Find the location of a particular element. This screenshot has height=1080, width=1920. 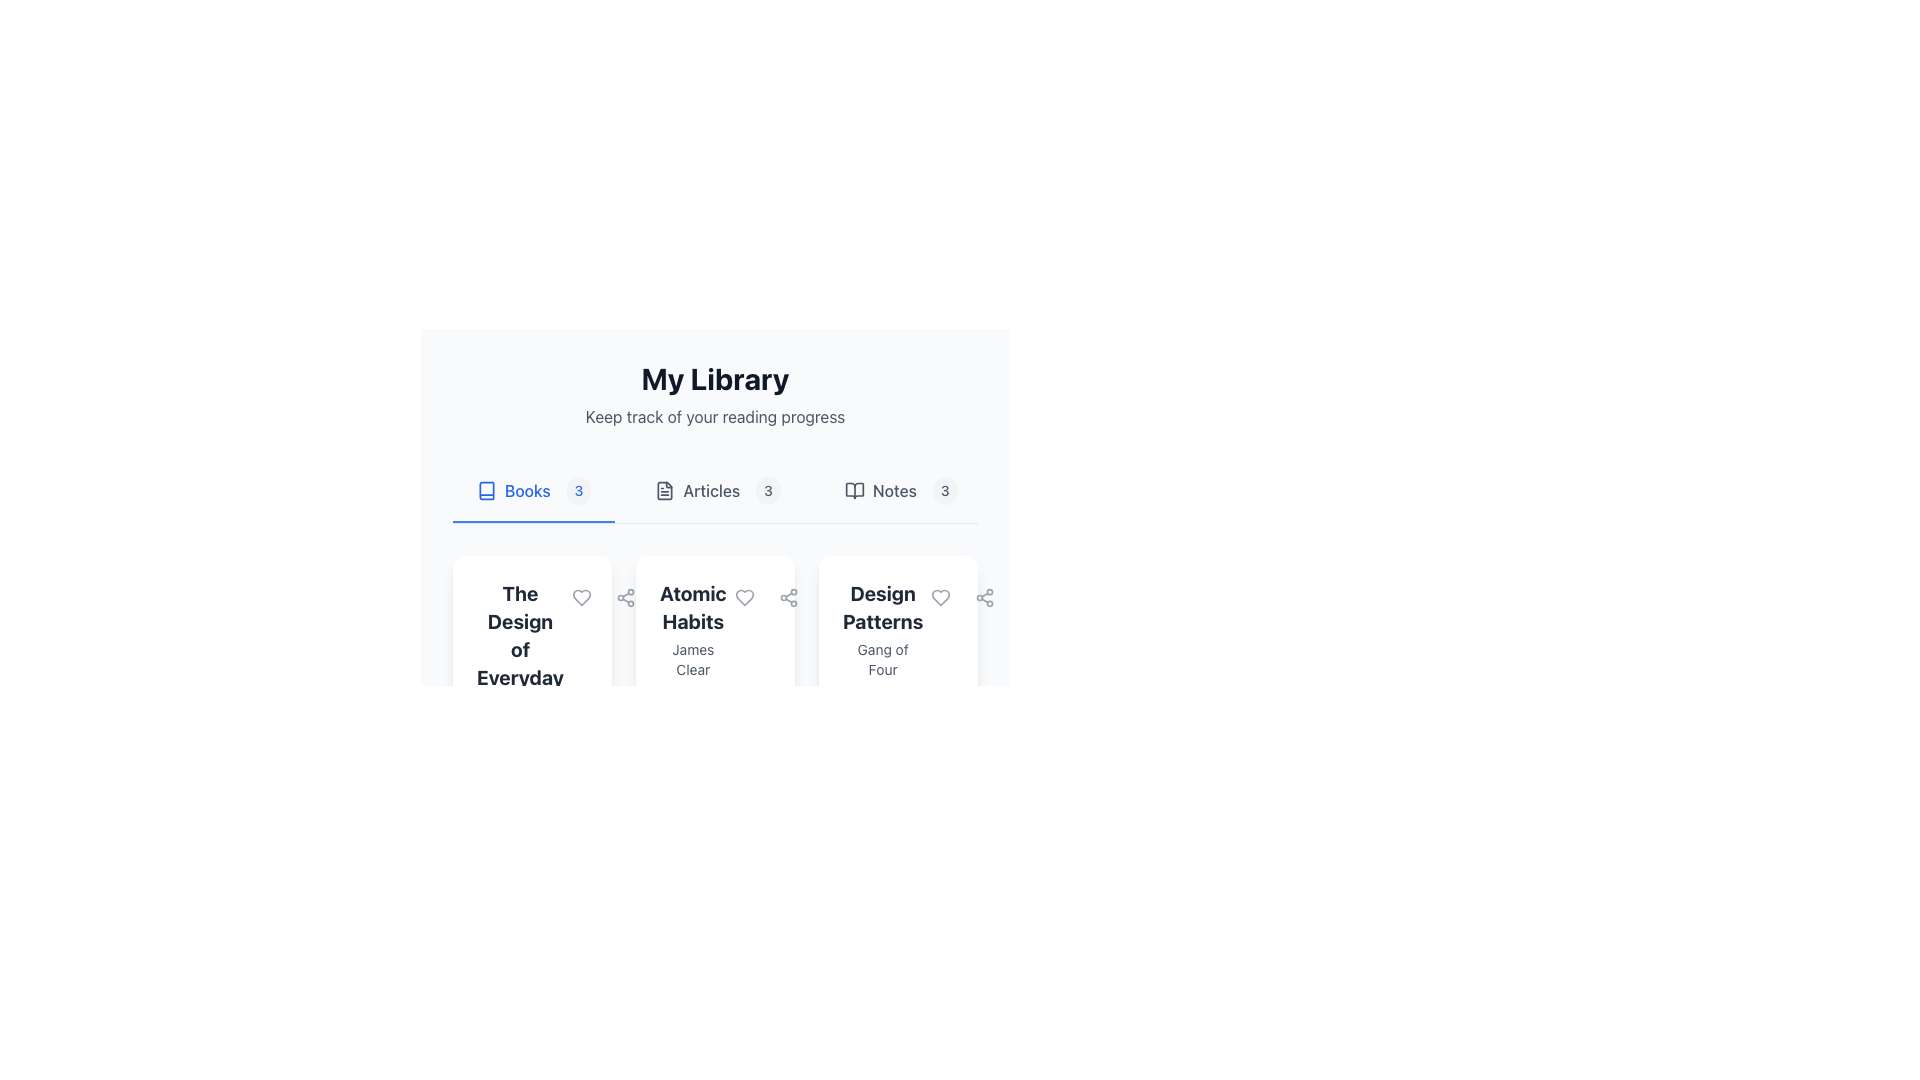

text content of the Text Label that serves as the title of a book within the library interface, positioned above the subtitle 'Don Norman' is located at coordinates (520, 650).